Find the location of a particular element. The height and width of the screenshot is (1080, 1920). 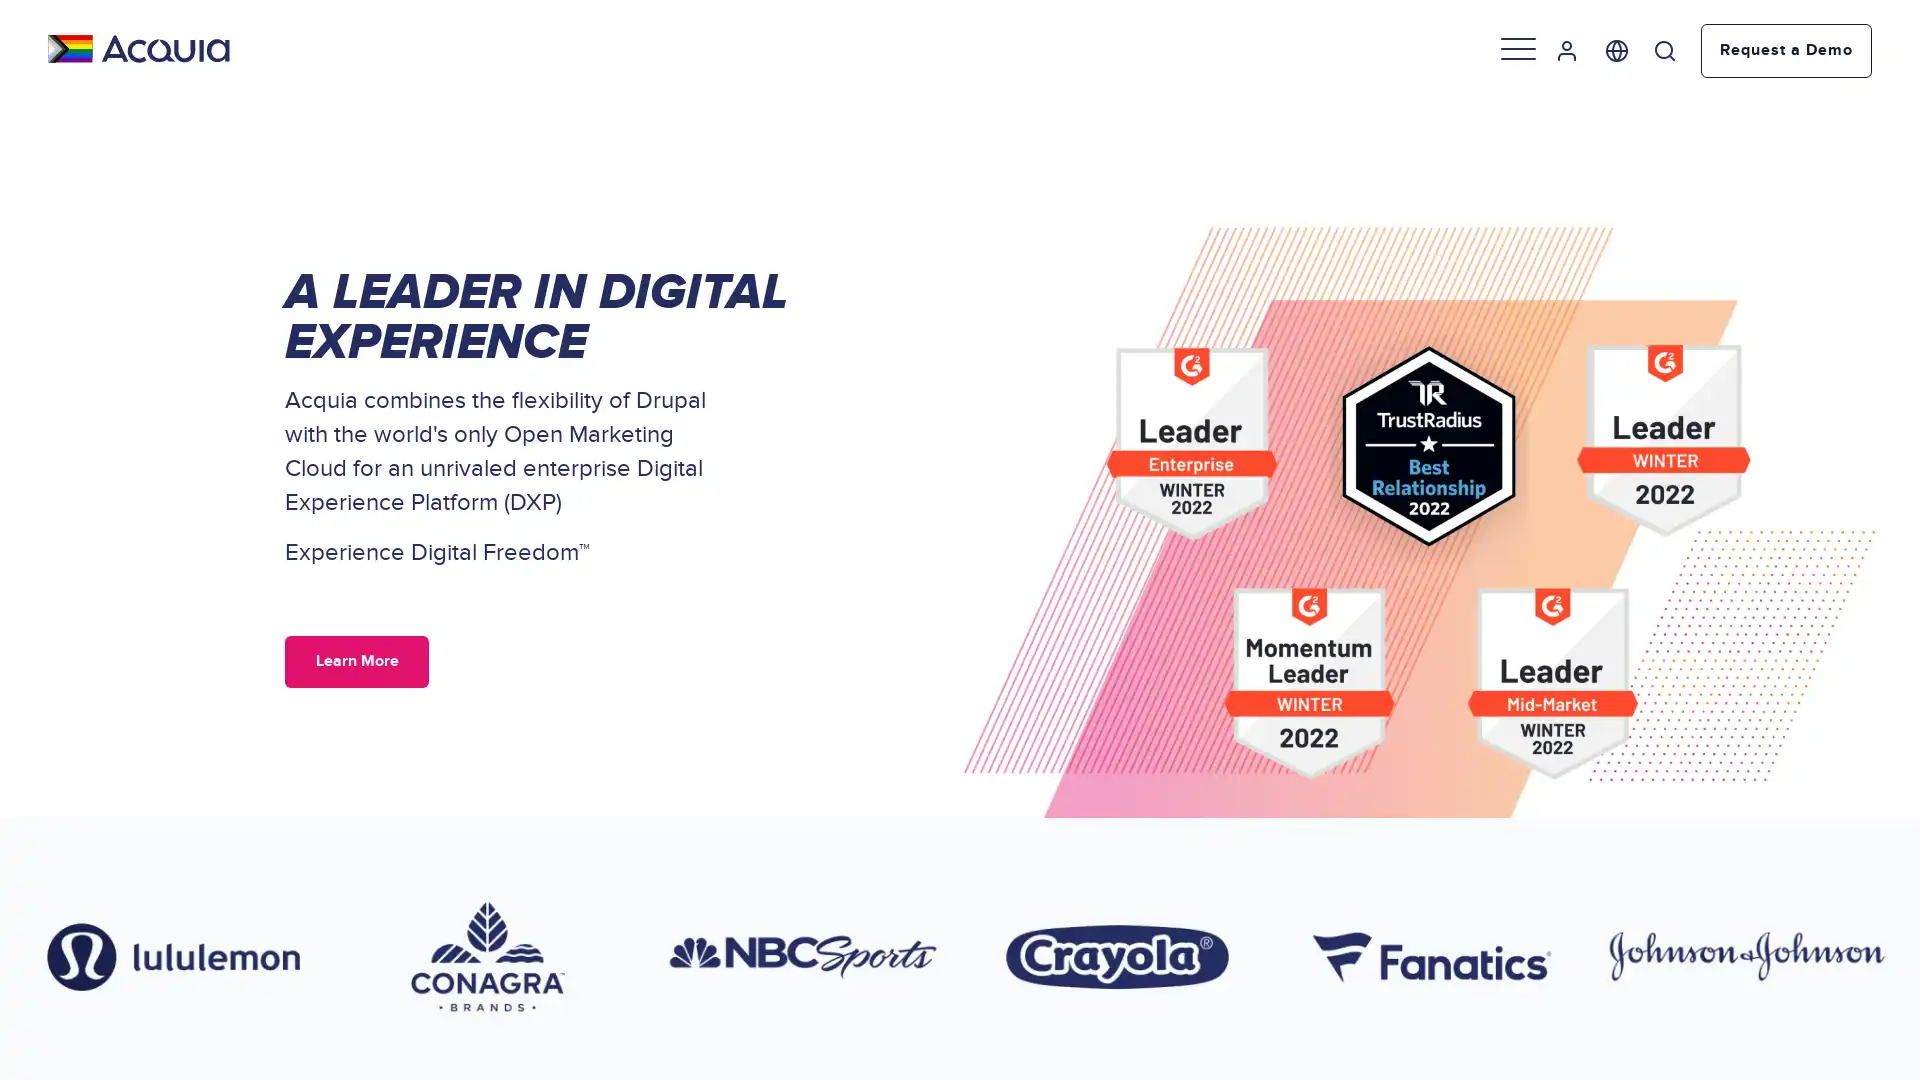

Disable All is located at coordinates (203, 948).